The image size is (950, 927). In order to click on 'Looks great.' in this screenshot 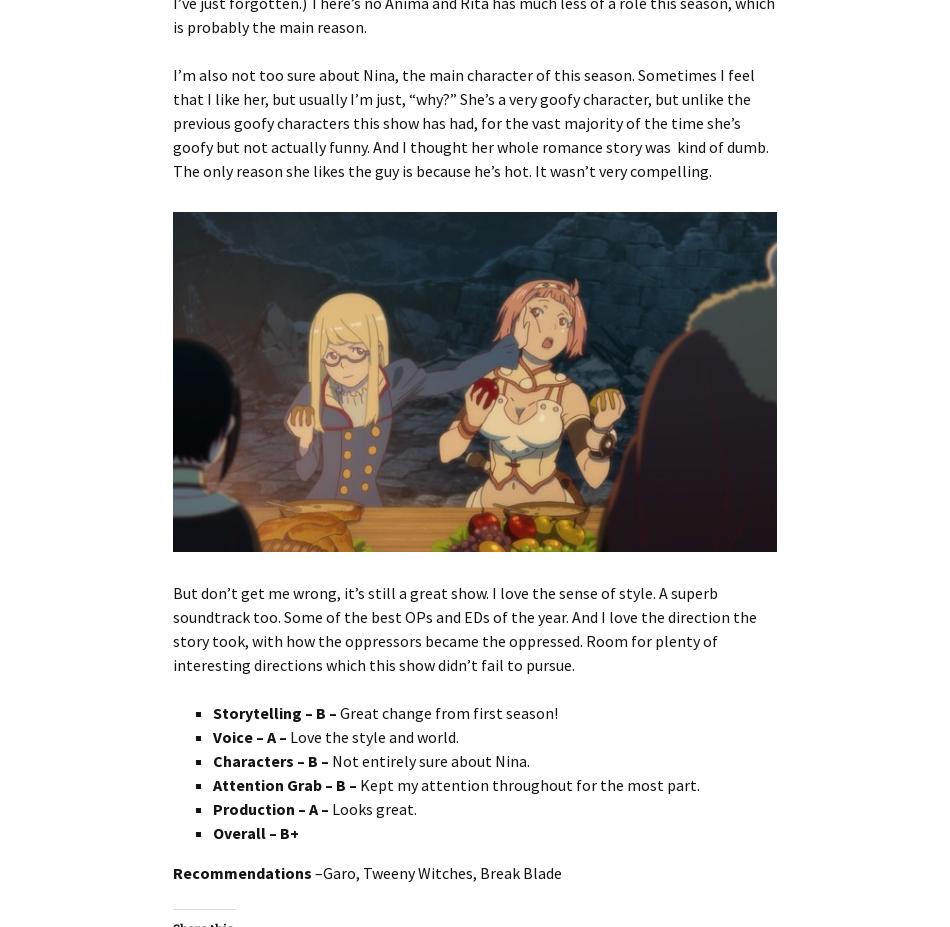, I will do `click(373, 807)`.